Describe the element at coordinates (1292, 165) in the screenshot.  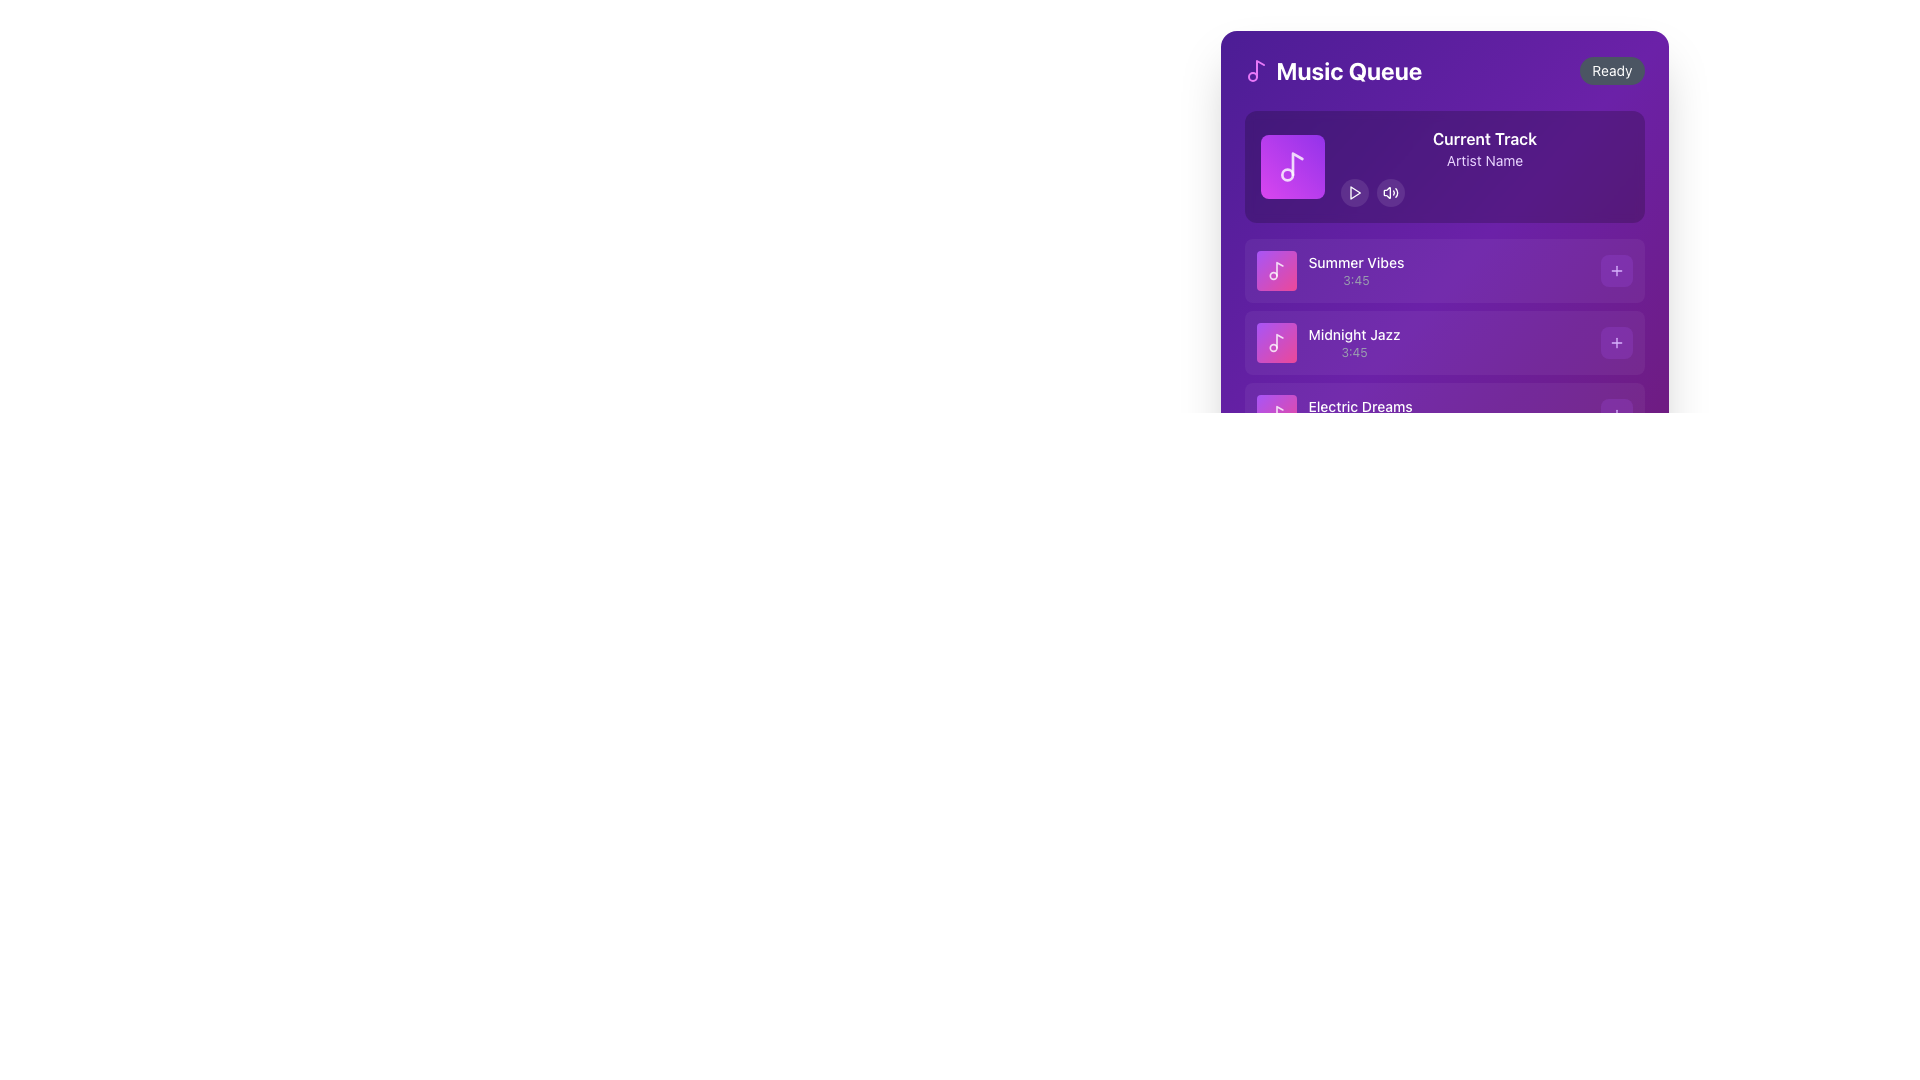
I see `the interactive button or icon that visually represents the currently playing musical track, located to the left of the text 'Current Track'` at that location.